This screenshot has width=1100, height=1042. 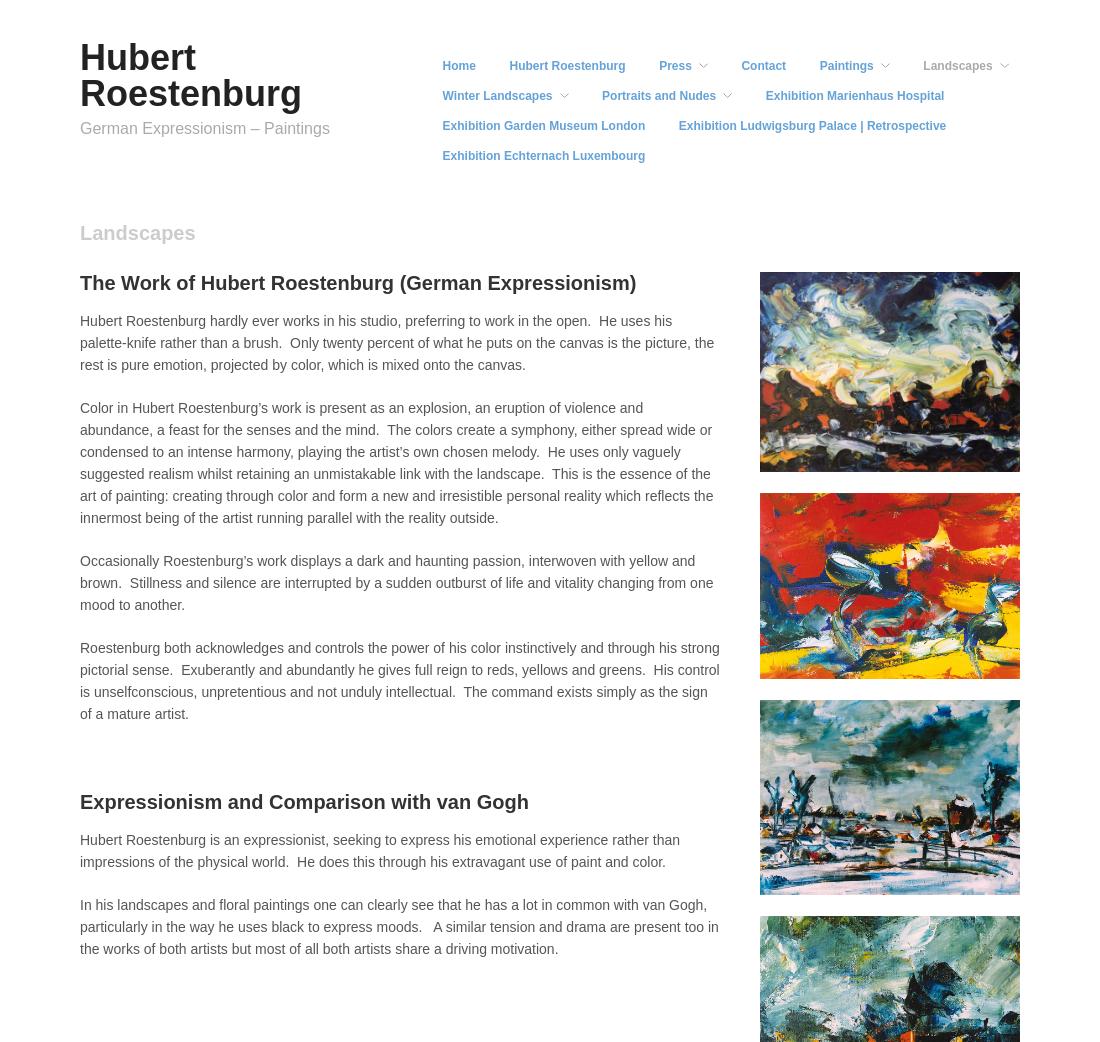 What do you see at coordinates (496, 95) in the screenshot?
I see `'Winter Landscapes'` at bounding box center [496, 95].